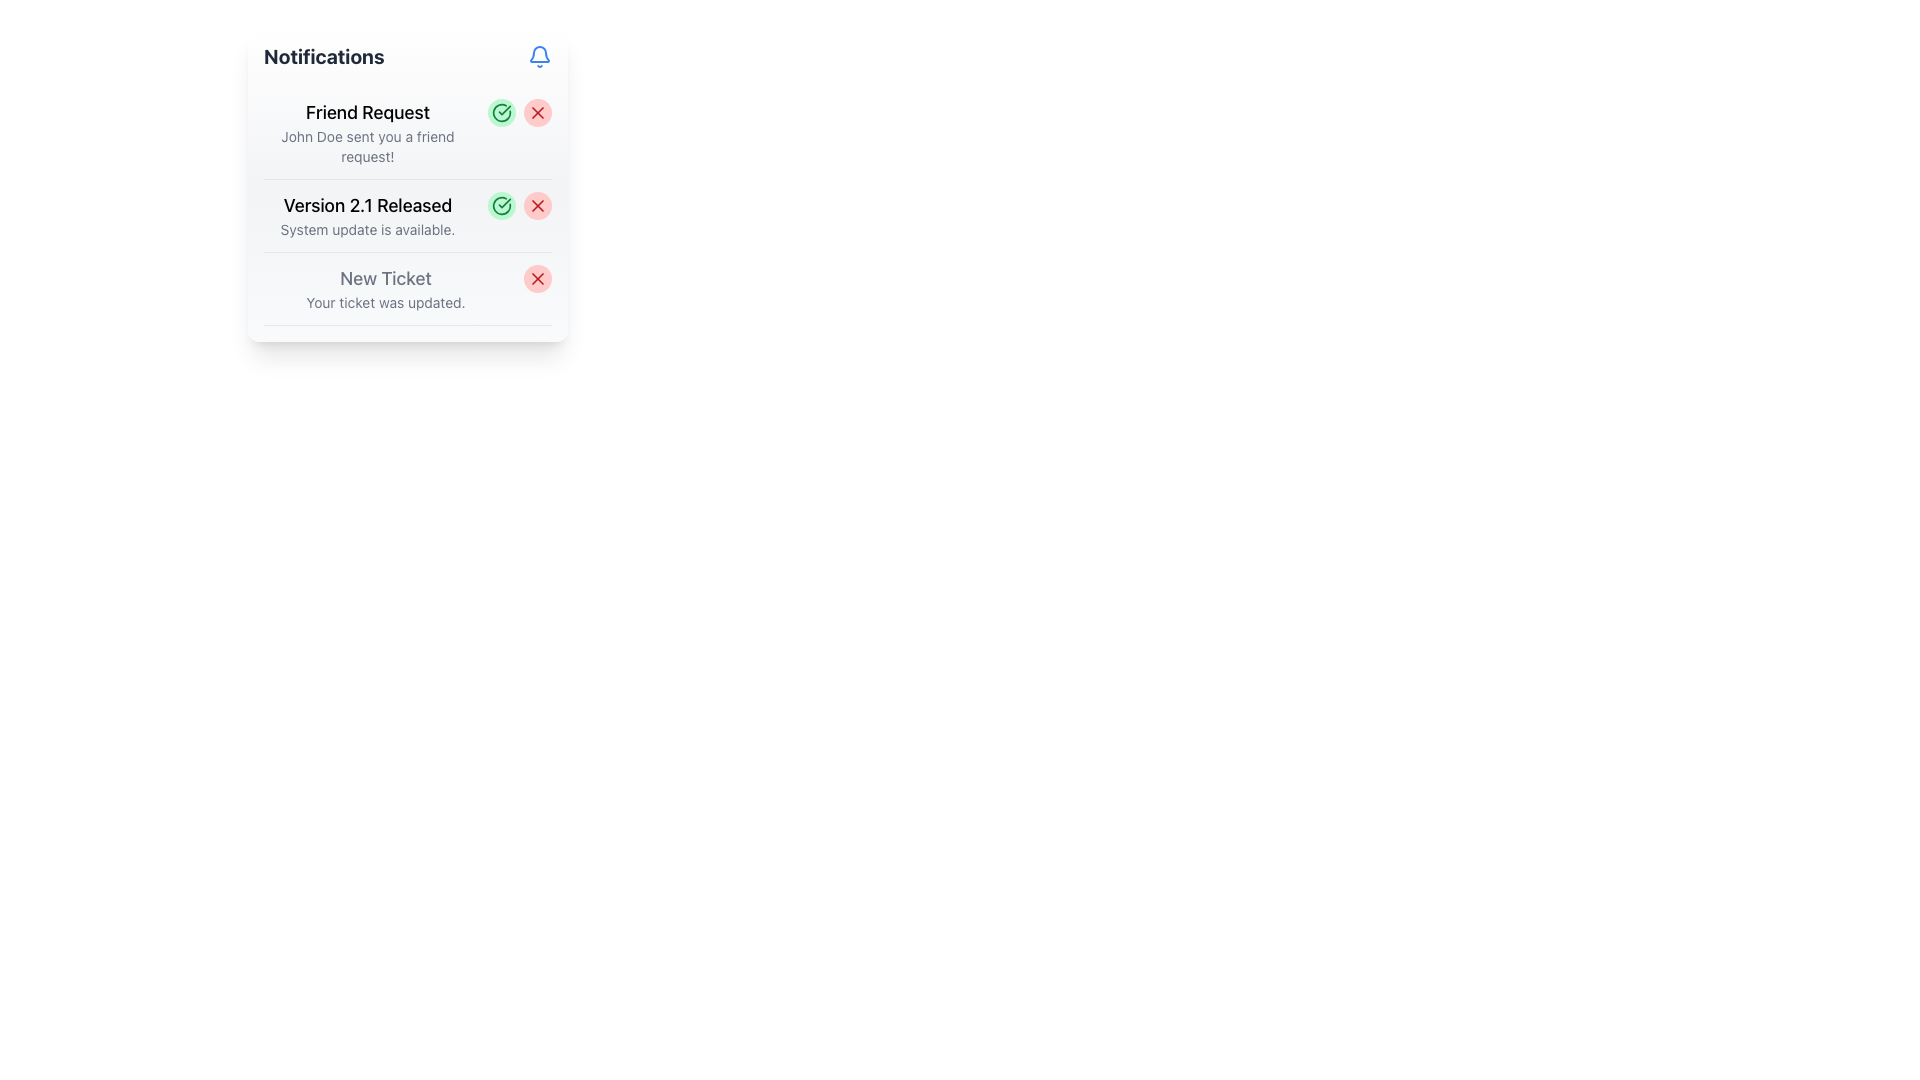 This screenshot has width=1920, height=1080. Describe the element at coordinates (368, 112) in the screenshot. I see `the title 'Friend Request' in the notification header to highlight it` at that location.